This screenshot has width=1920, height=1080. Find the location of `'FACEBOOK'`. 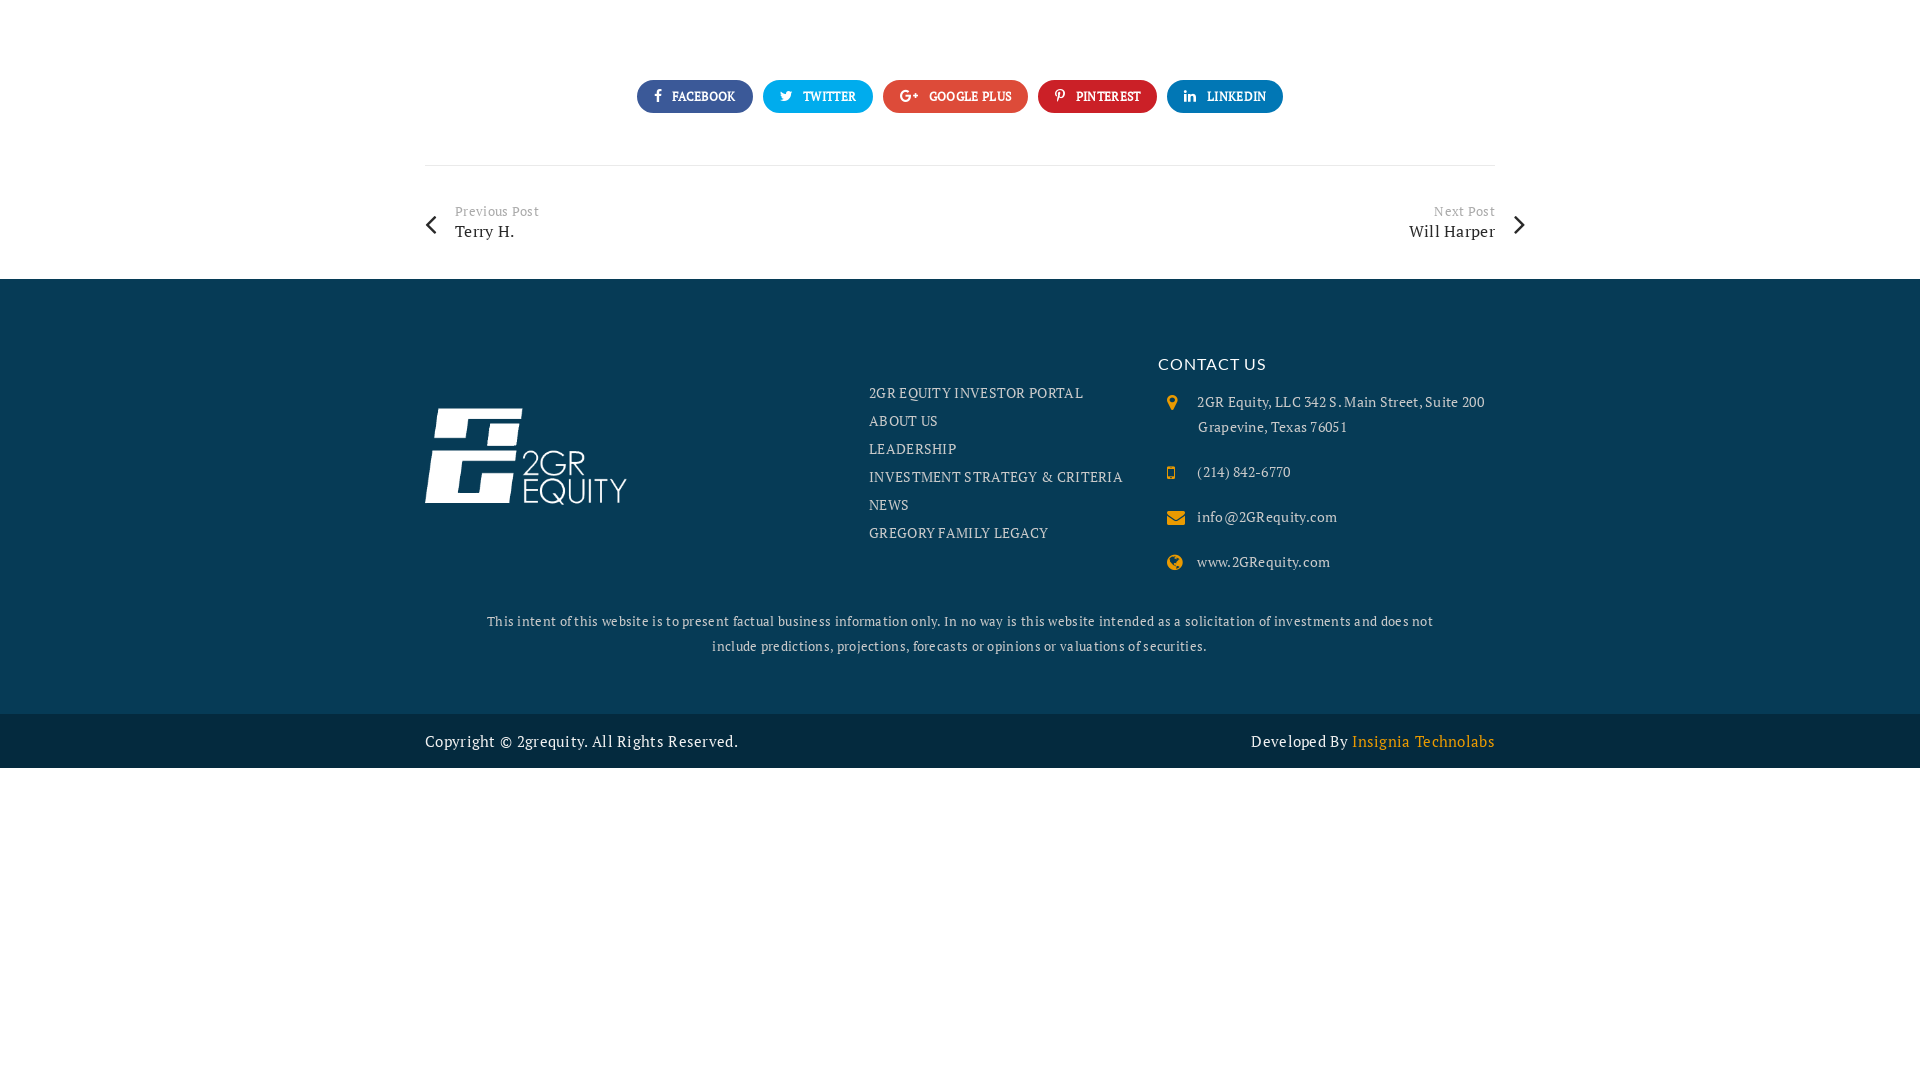

'FACEBOOK' is located at coordinates (694, 96).